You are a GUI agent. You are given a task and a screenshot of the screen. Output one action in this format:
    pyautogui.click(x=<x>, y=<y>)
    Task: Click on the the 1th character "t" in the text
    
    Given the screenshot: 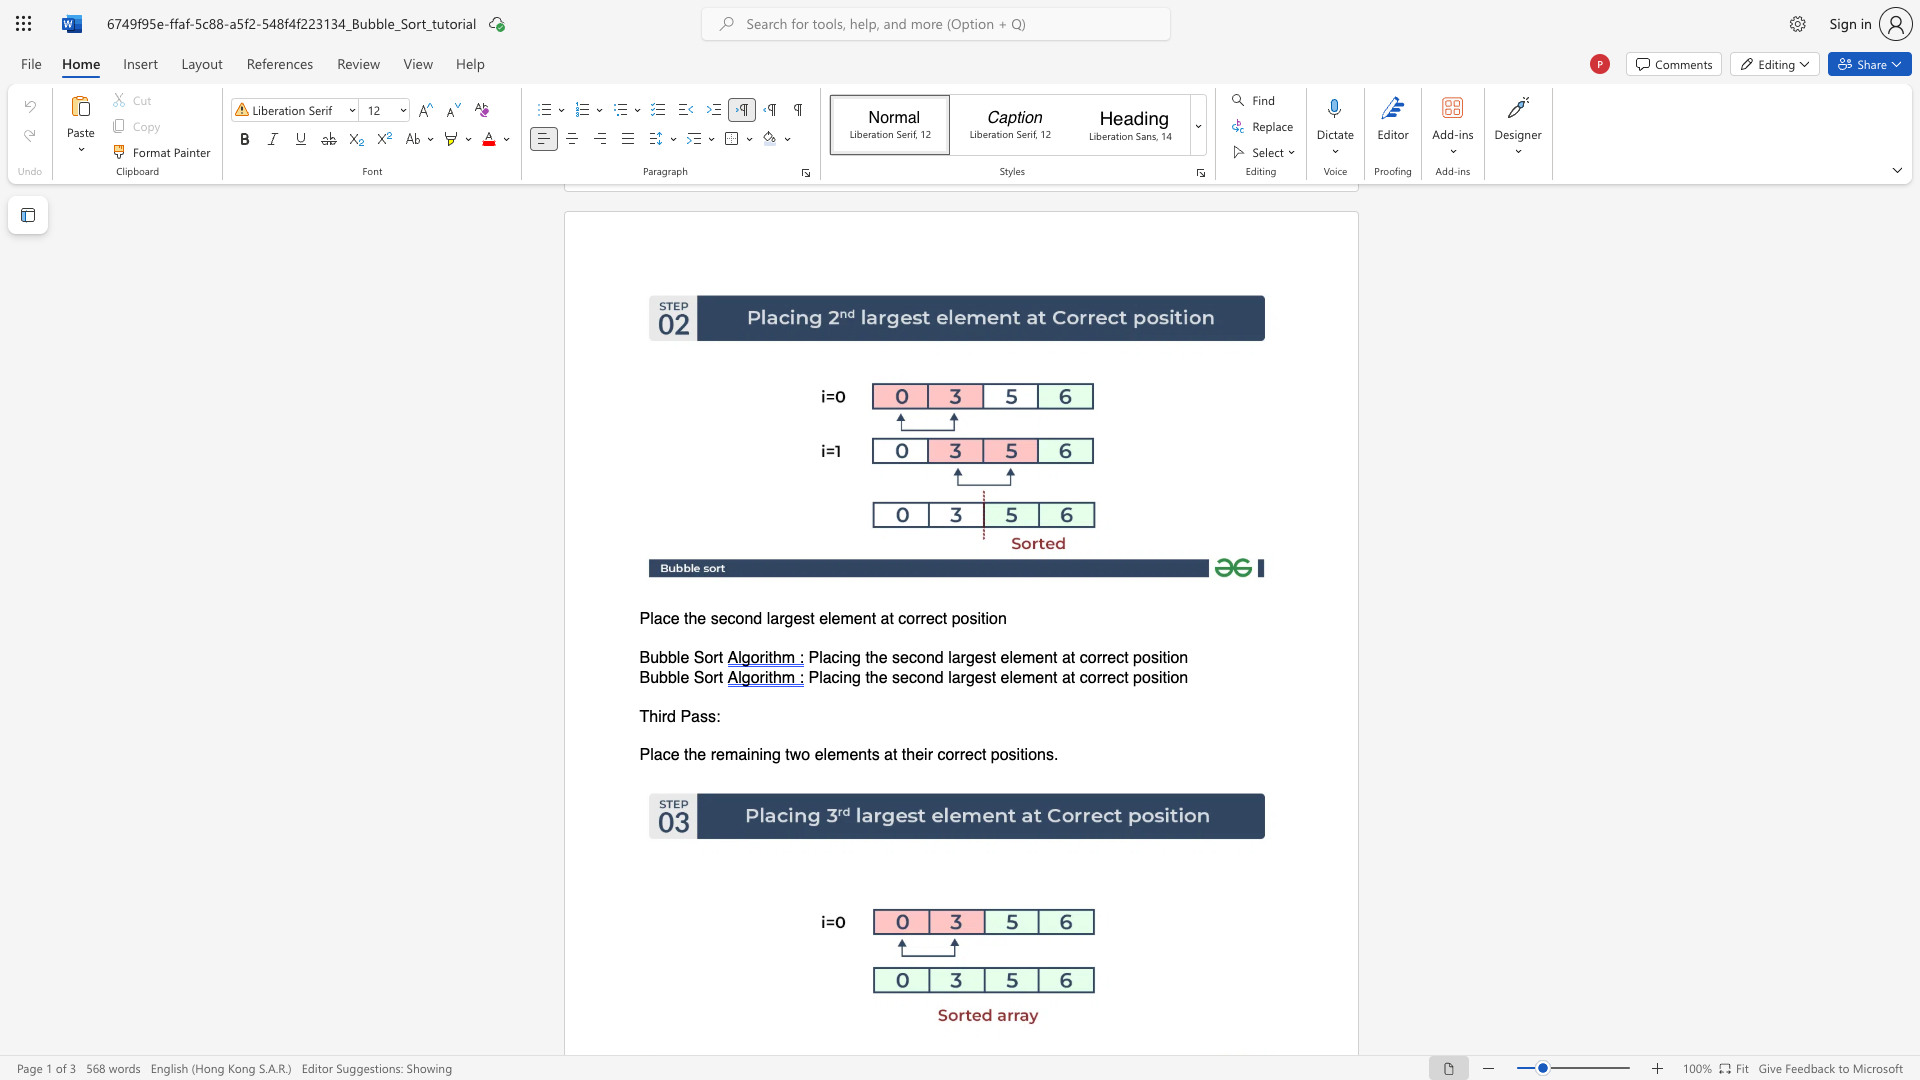 What is the action you would take?
    pyautogui.click(x=686, y=618)
    